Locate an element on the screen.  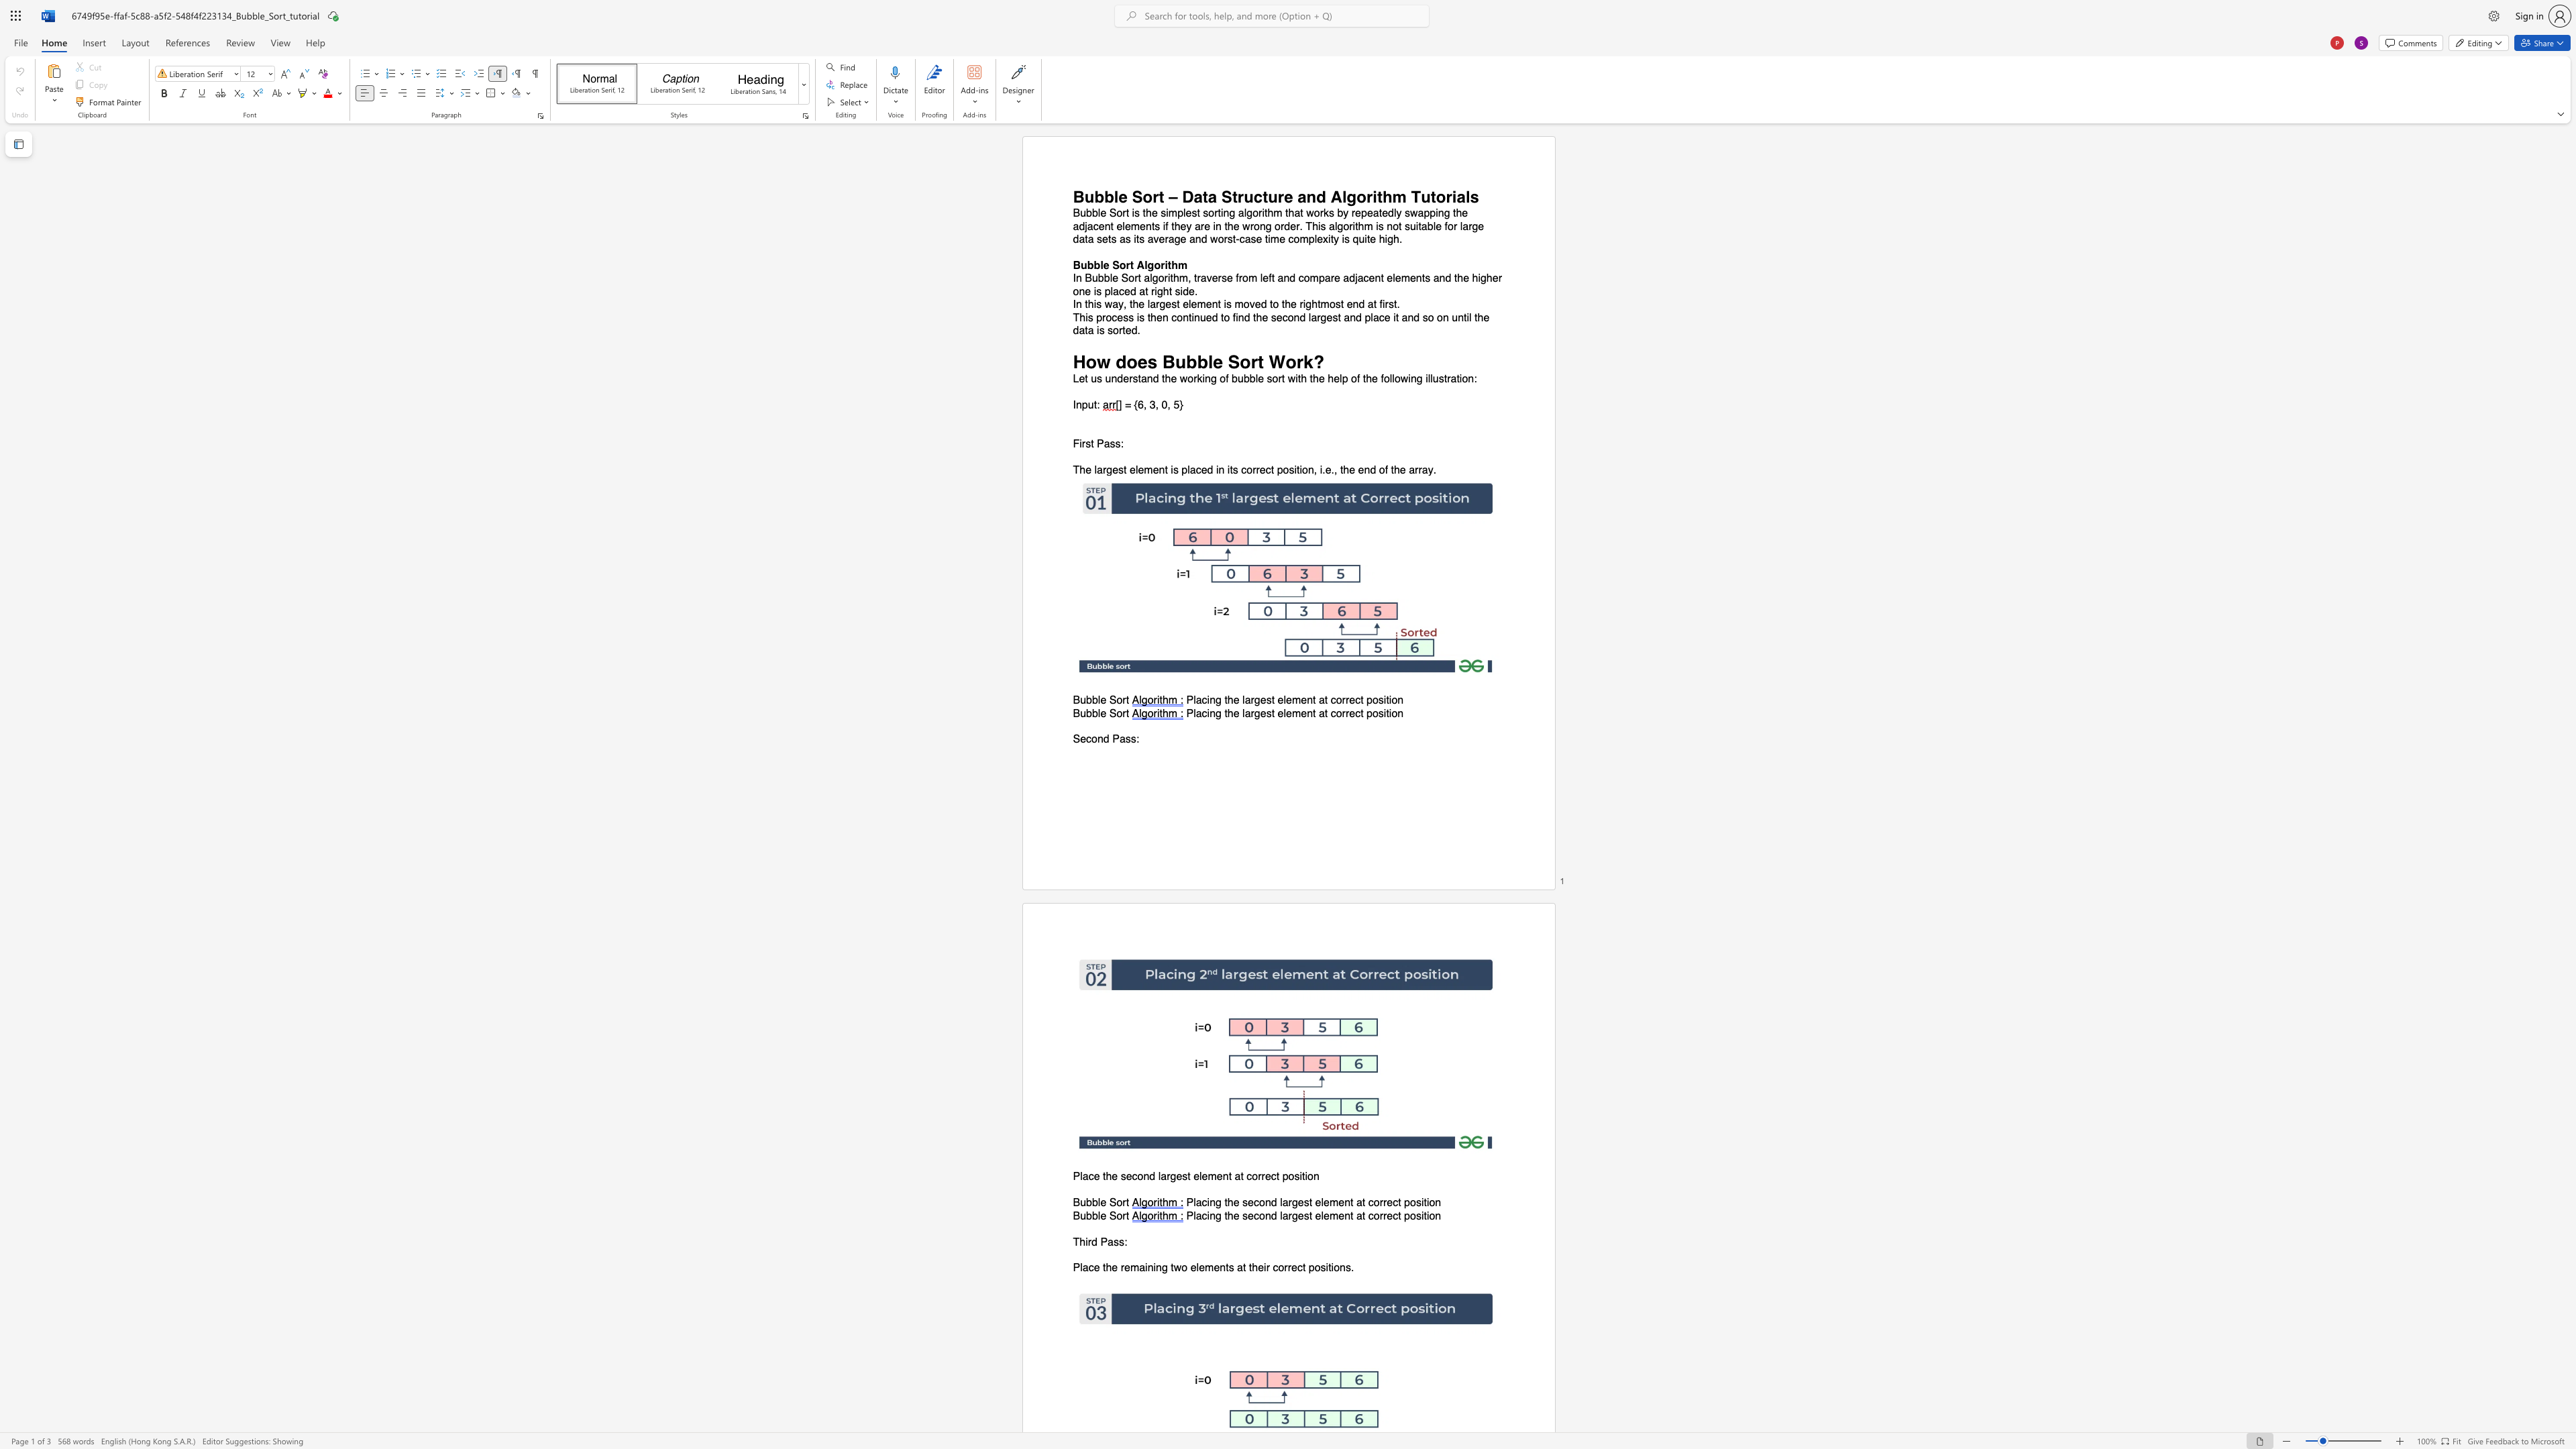
the 5th character "n" in the text is located at coordinates (1469, 378).